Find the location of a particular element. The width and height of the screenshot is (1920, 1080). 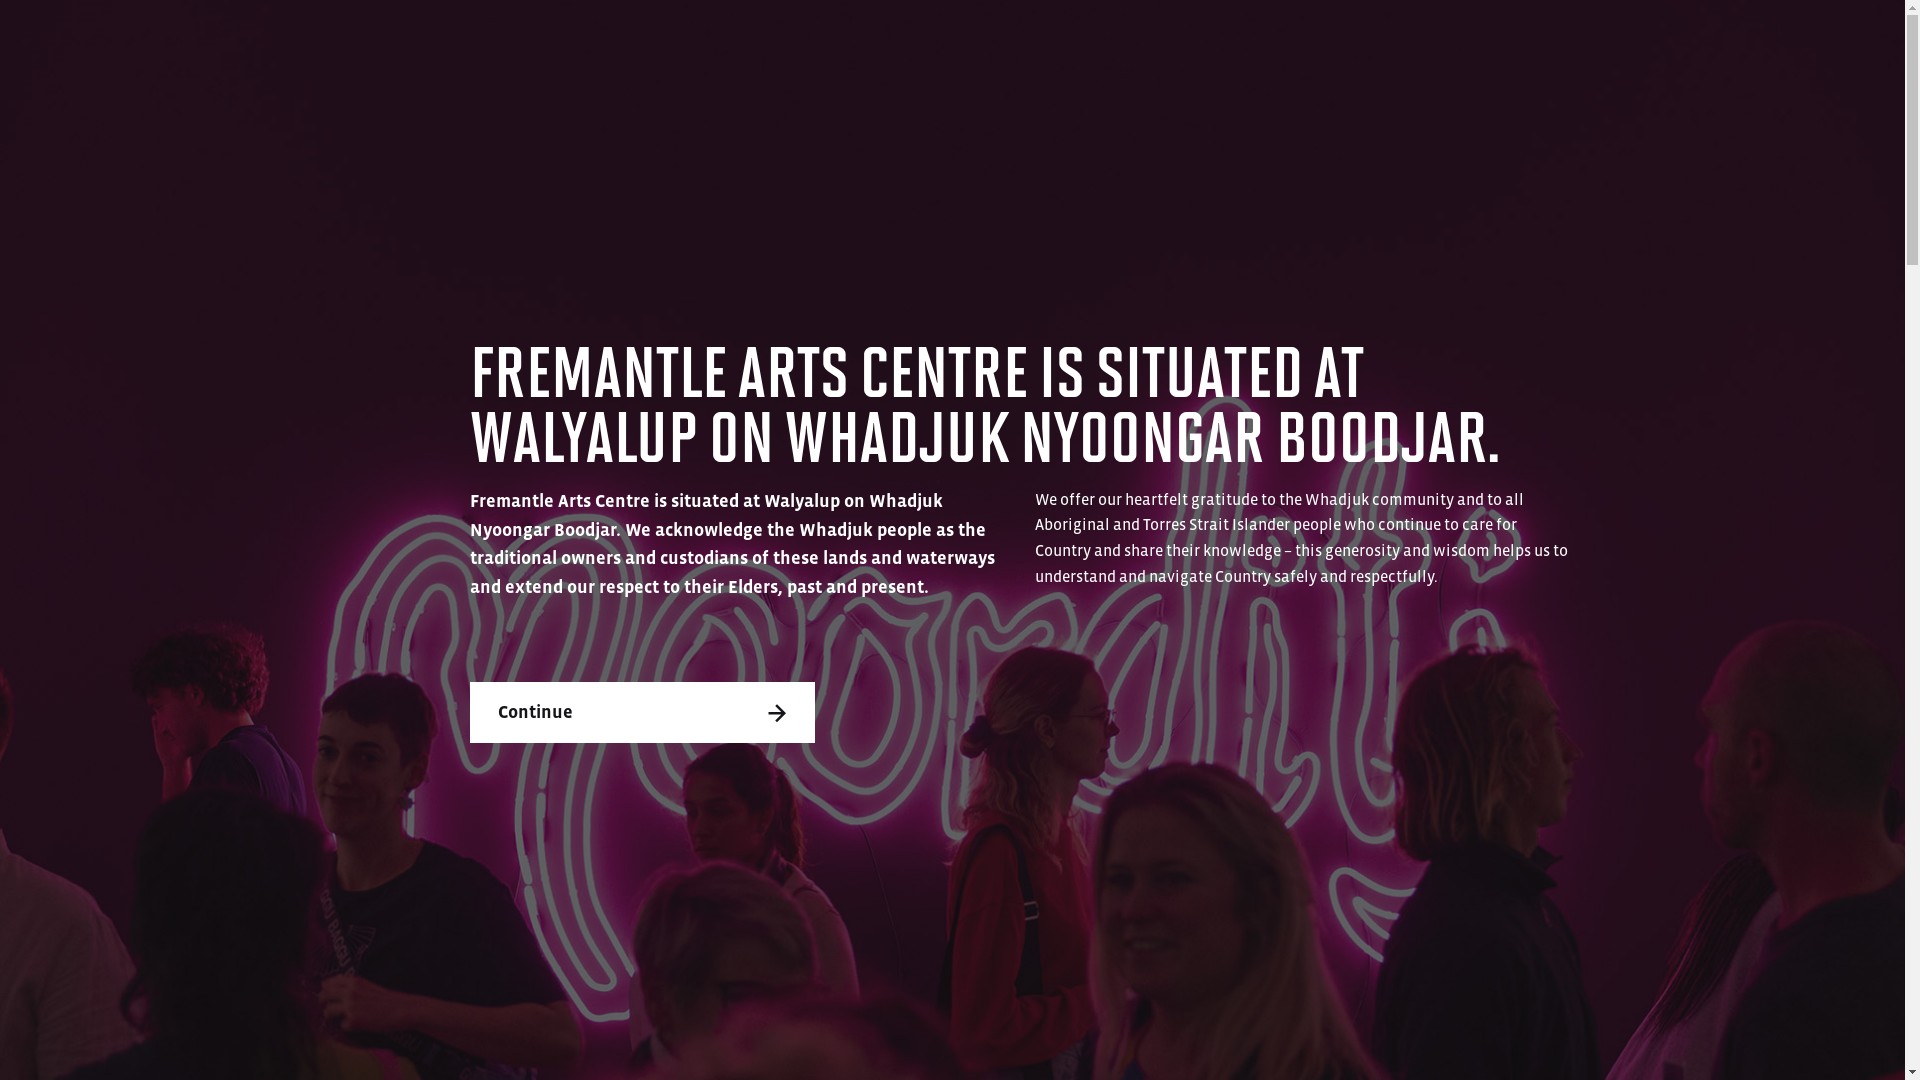

'CART (0)' is located at coordinates (1737, 35).